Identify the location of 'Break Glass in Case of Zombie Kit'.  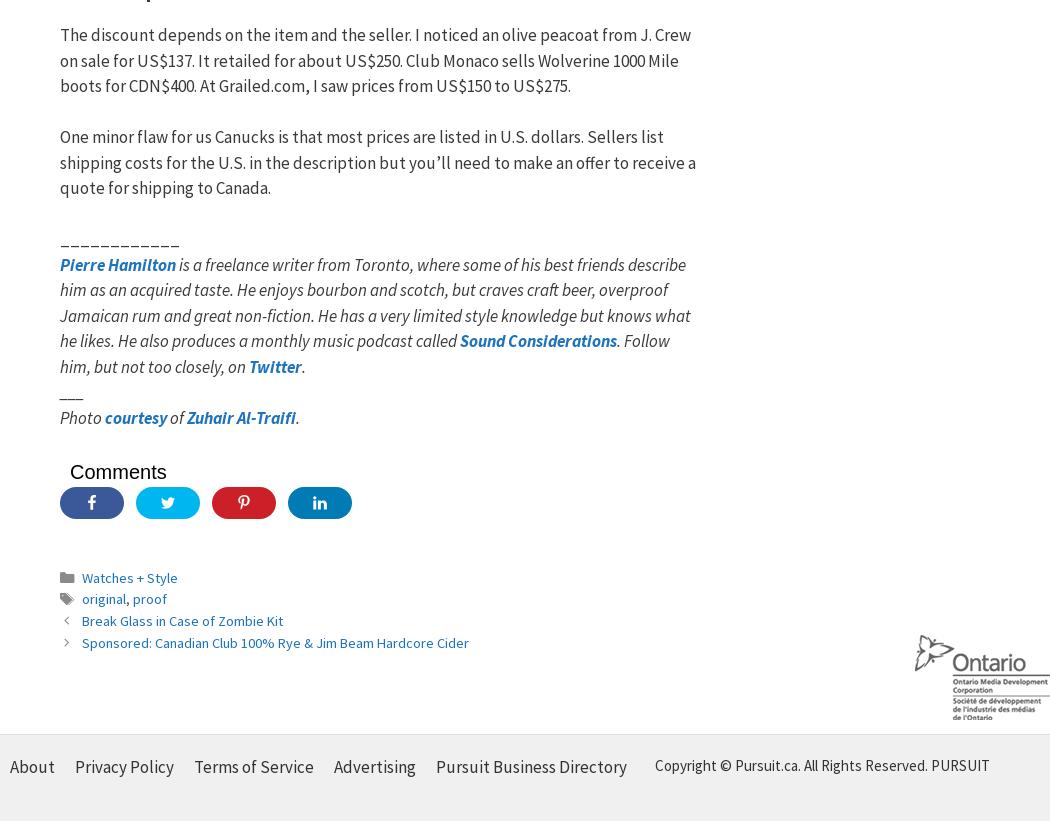
(181, 620).